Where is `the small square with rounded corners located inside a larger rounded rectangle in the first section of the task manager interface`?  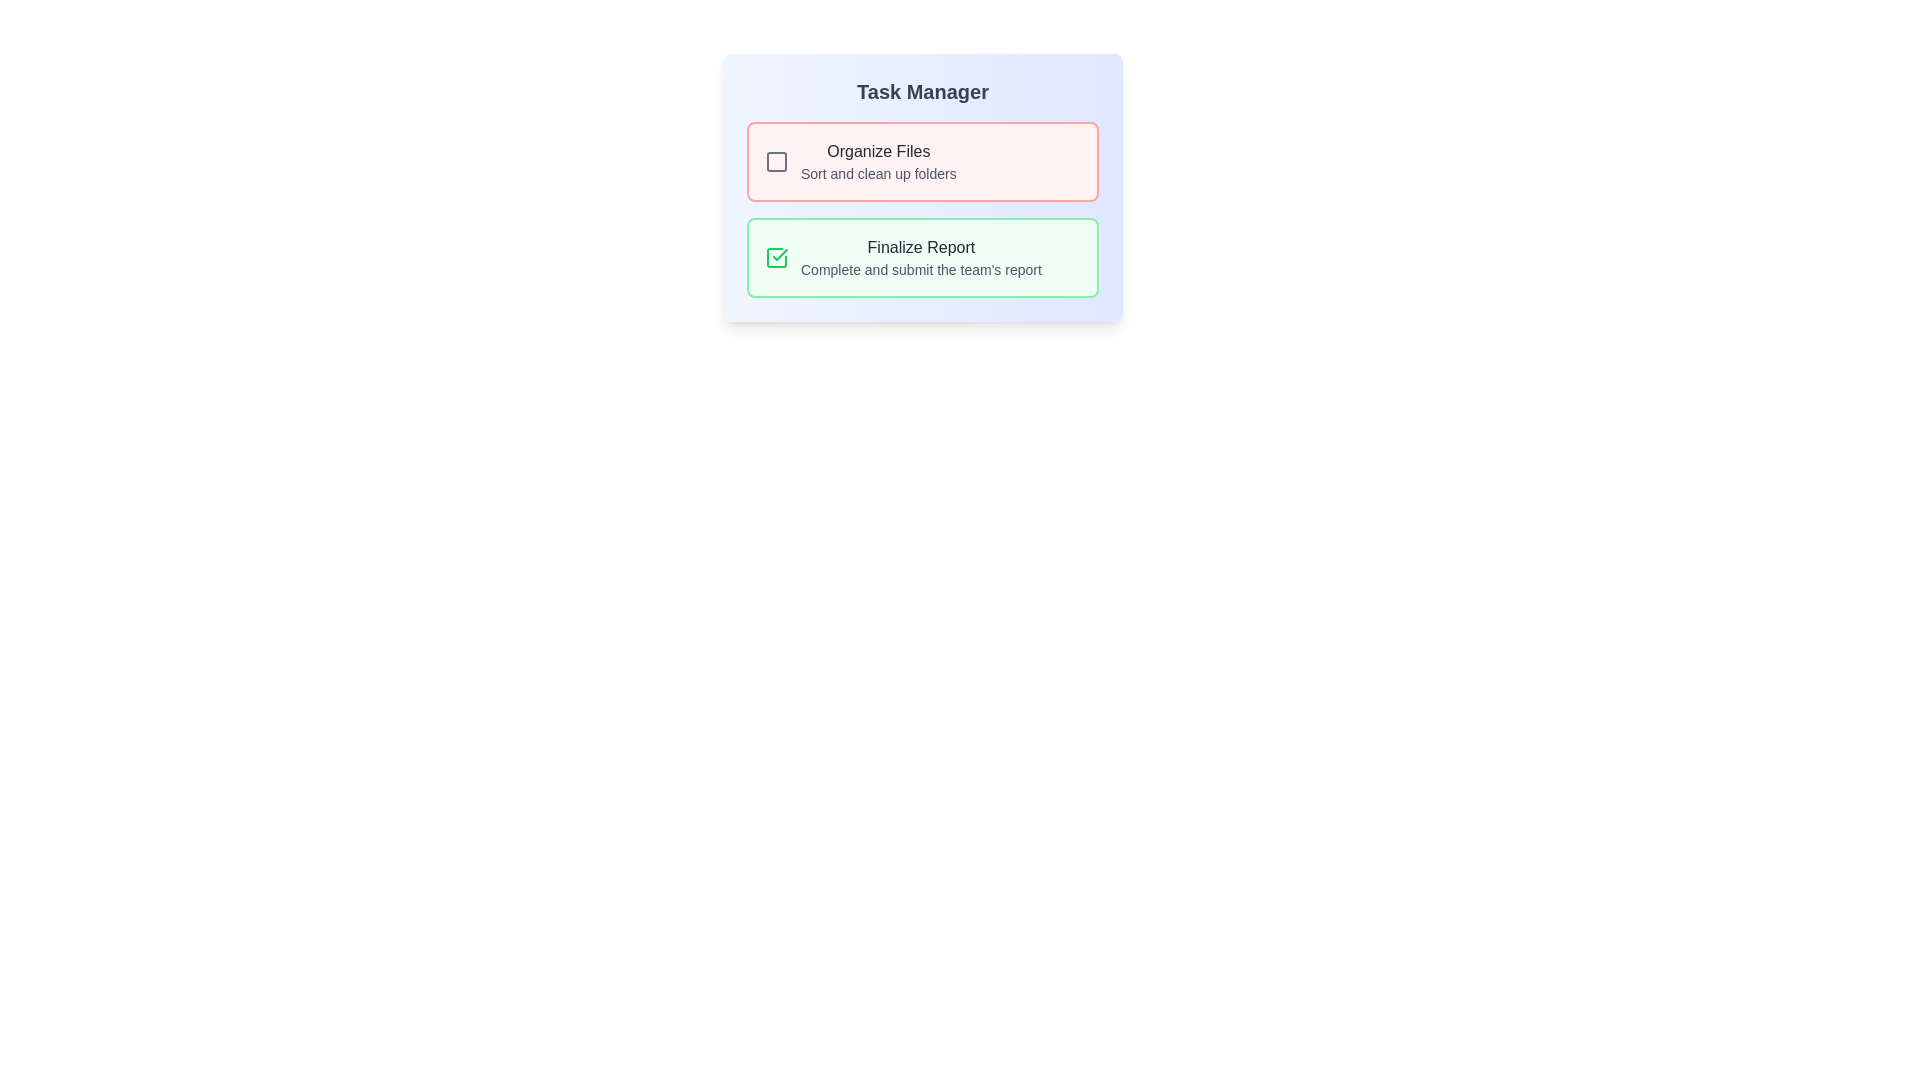
the small square with rounded corners located inside a larger rounded rectangle in the first section of the task manager interface is located at coordinates (776, 161).